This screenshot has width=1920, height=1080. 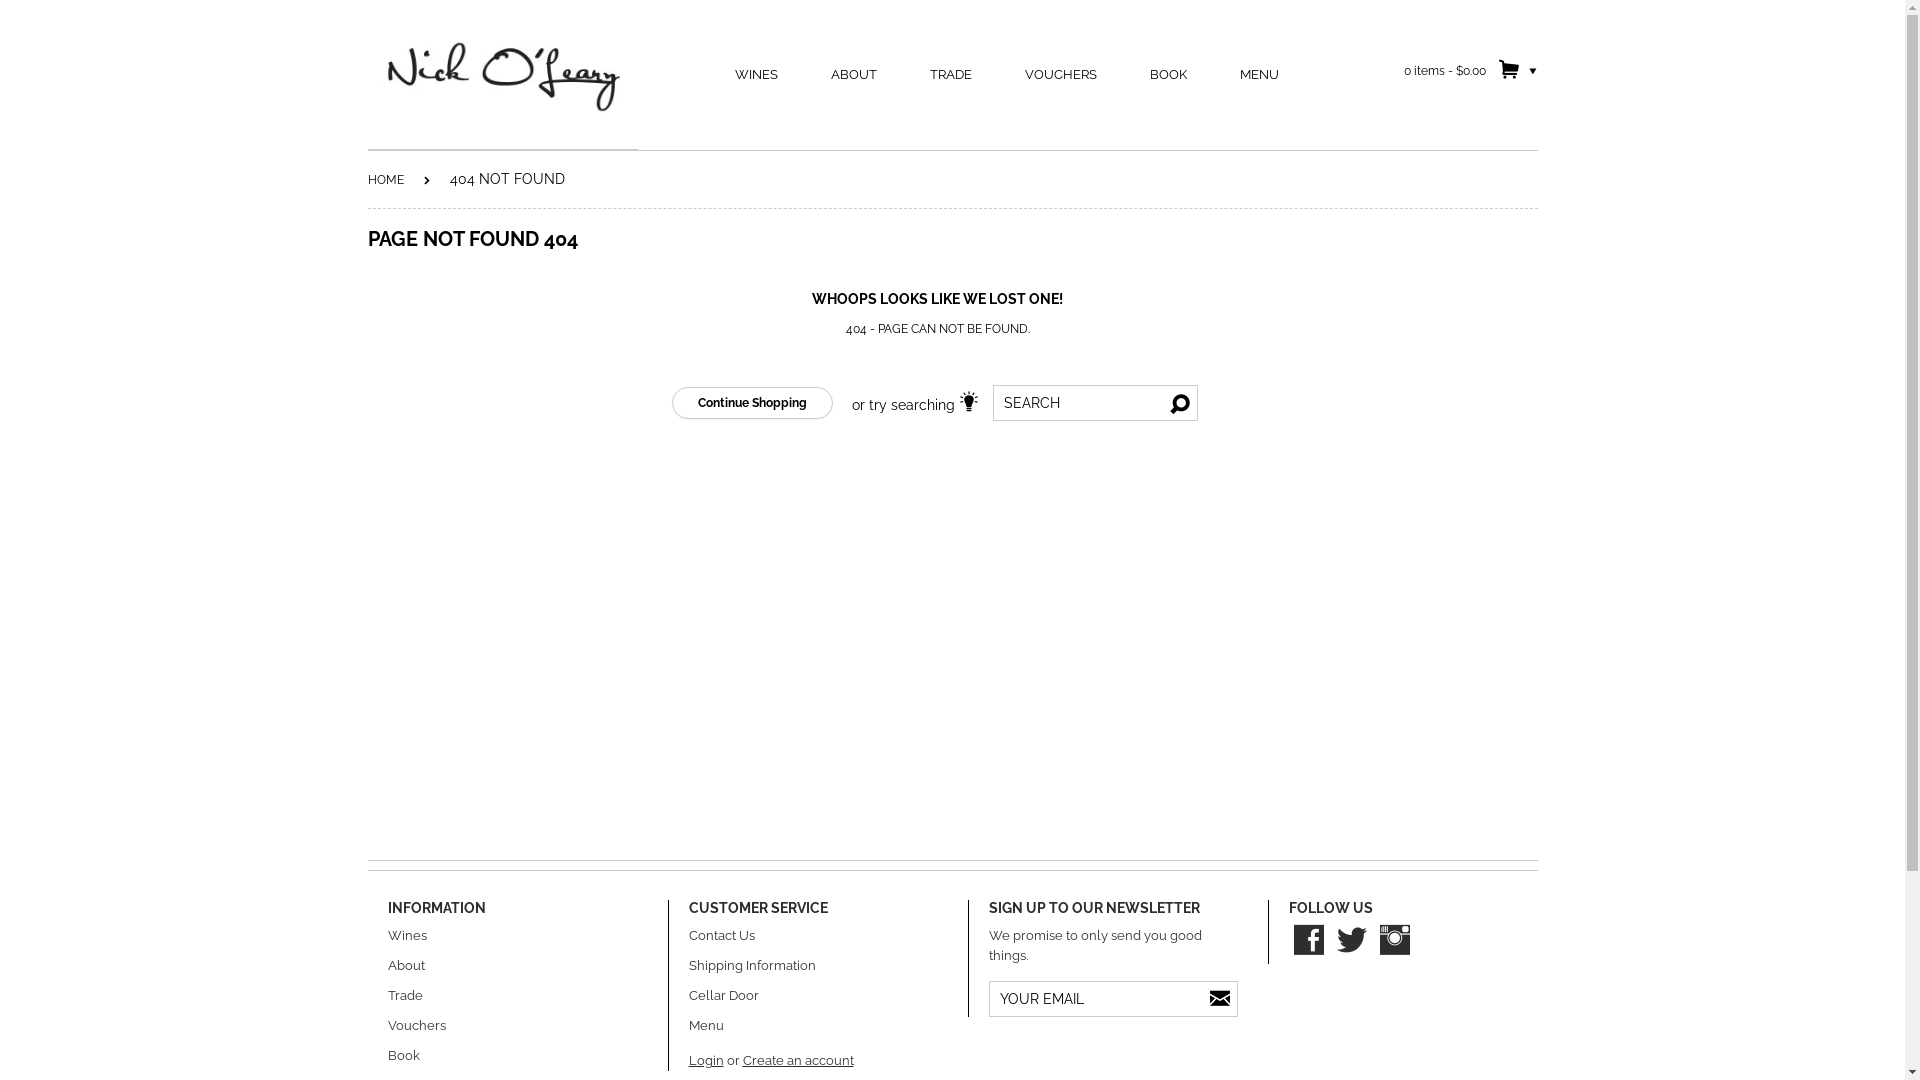 I want to click on 'HOME', so click(x=385, y=180).